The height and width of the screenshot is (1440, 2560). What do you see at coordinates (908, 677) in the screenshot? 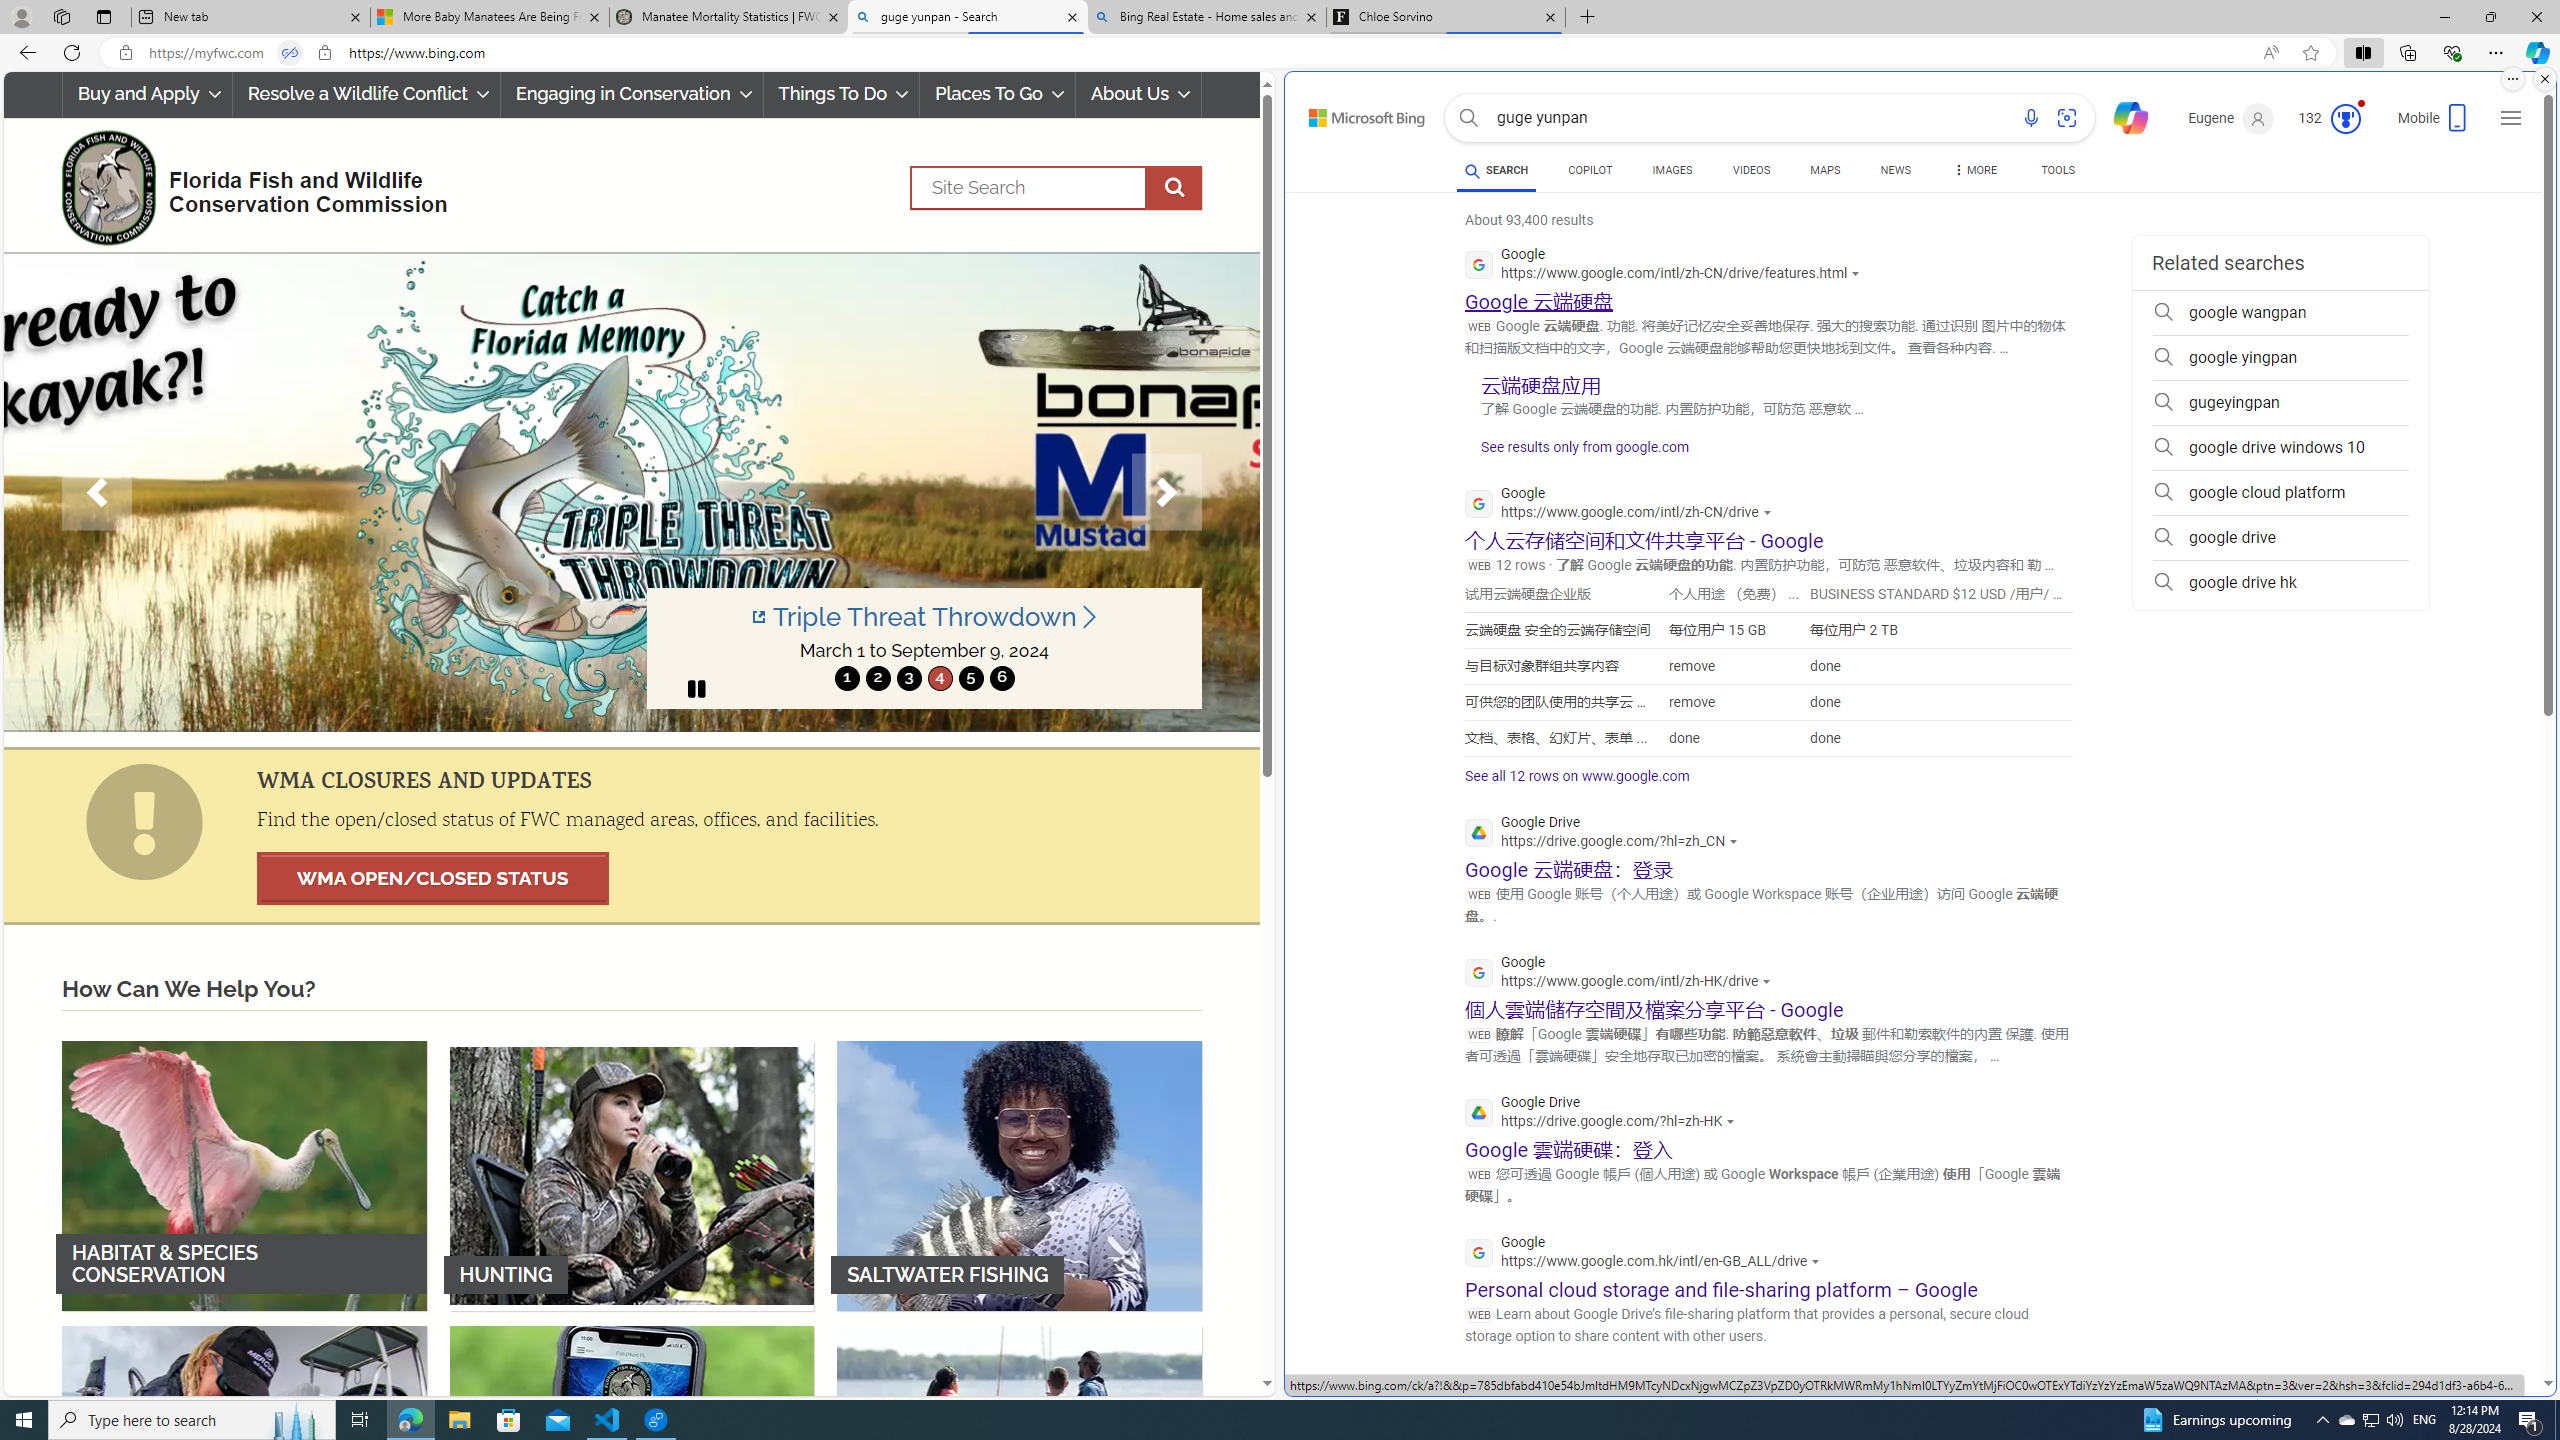
I see `'3'` at bounding box center [908, 677].